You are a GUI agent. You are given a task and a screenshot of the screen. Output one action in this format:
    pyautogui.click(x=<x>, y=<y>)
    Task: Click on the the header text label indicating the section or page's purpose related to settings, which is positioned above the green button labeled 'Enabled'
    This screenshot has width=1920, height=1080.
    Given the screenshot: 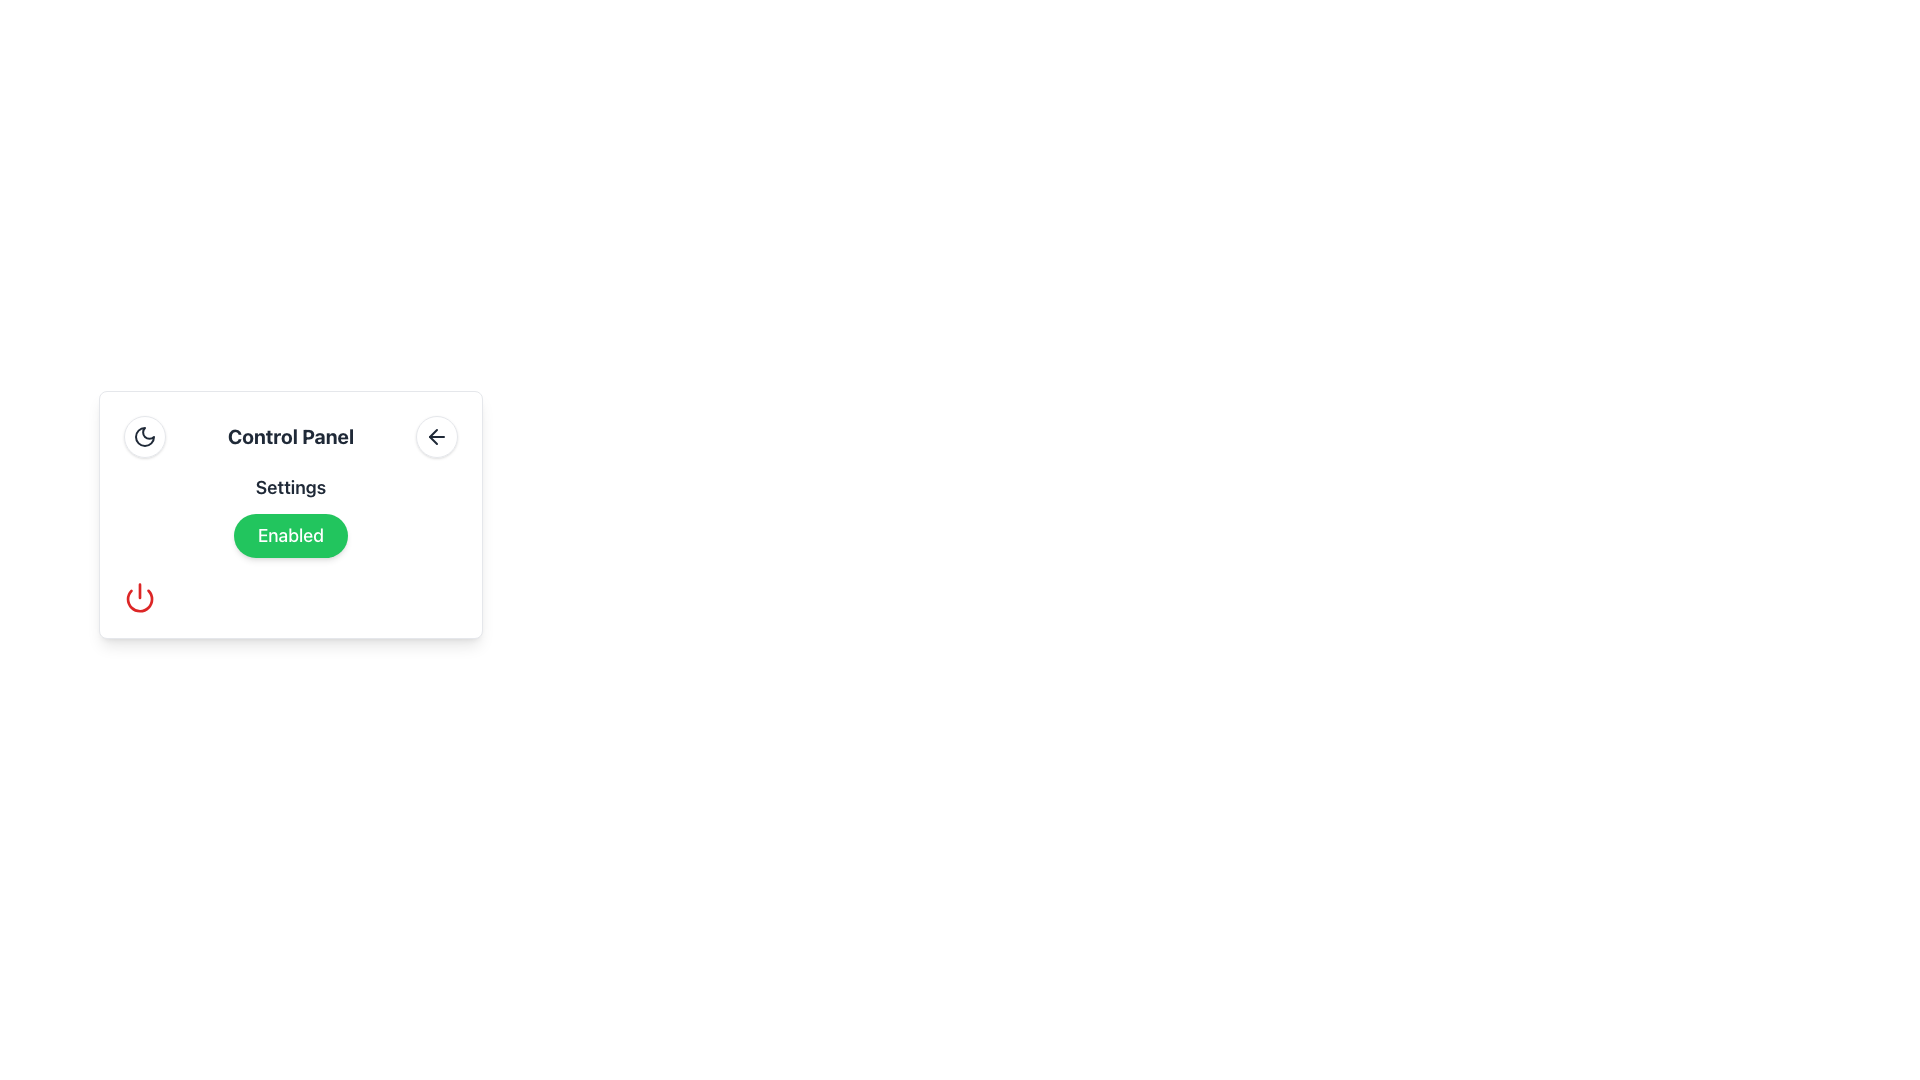 What is the action you would take?
    pyautogui.click(x=290, y=488)
    